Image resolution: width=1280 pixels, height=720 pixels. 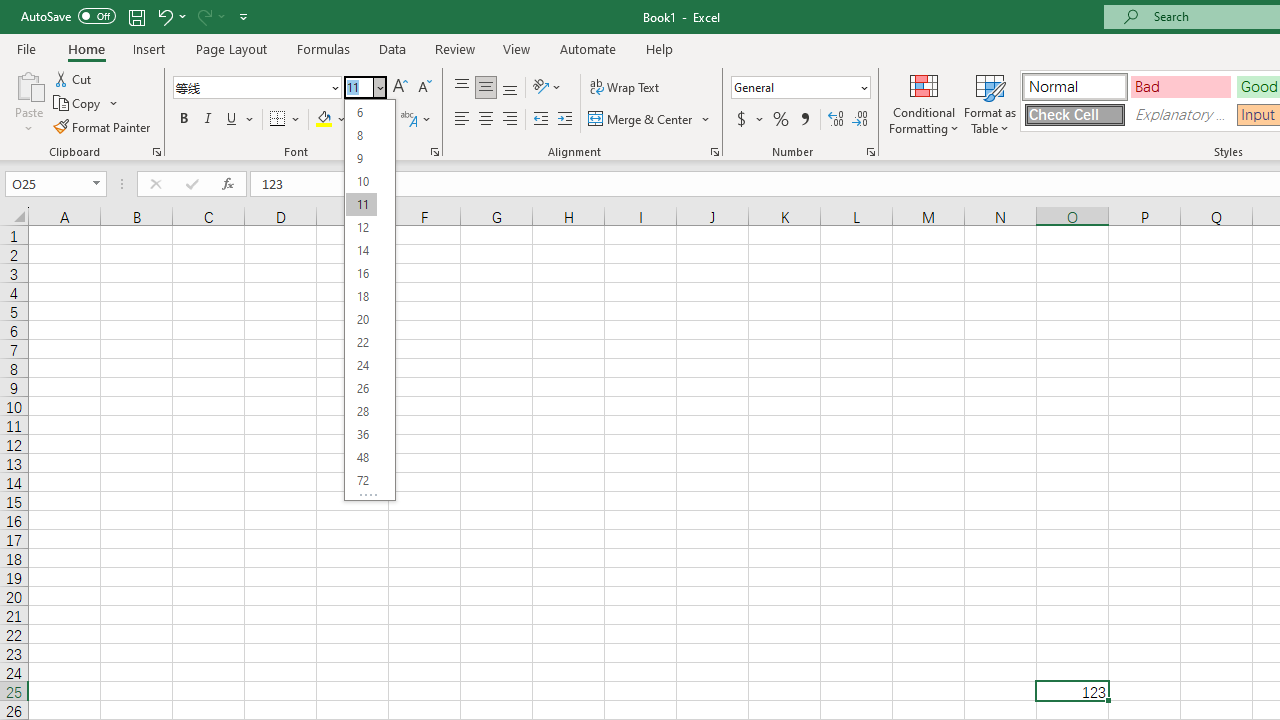 I want to click on 'Align Right', so click(x=510, y=119).